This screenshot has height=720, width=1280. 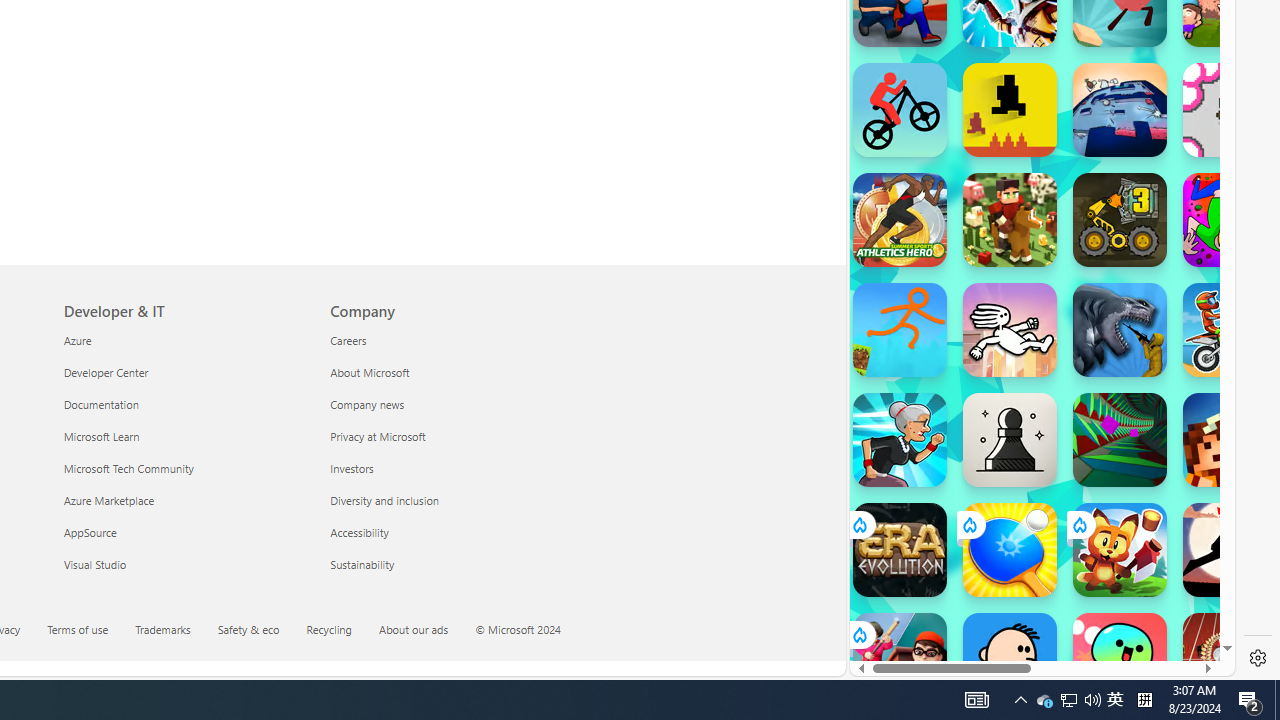 I want to click on 'Athletics Hero', so click(x=898, y=219).